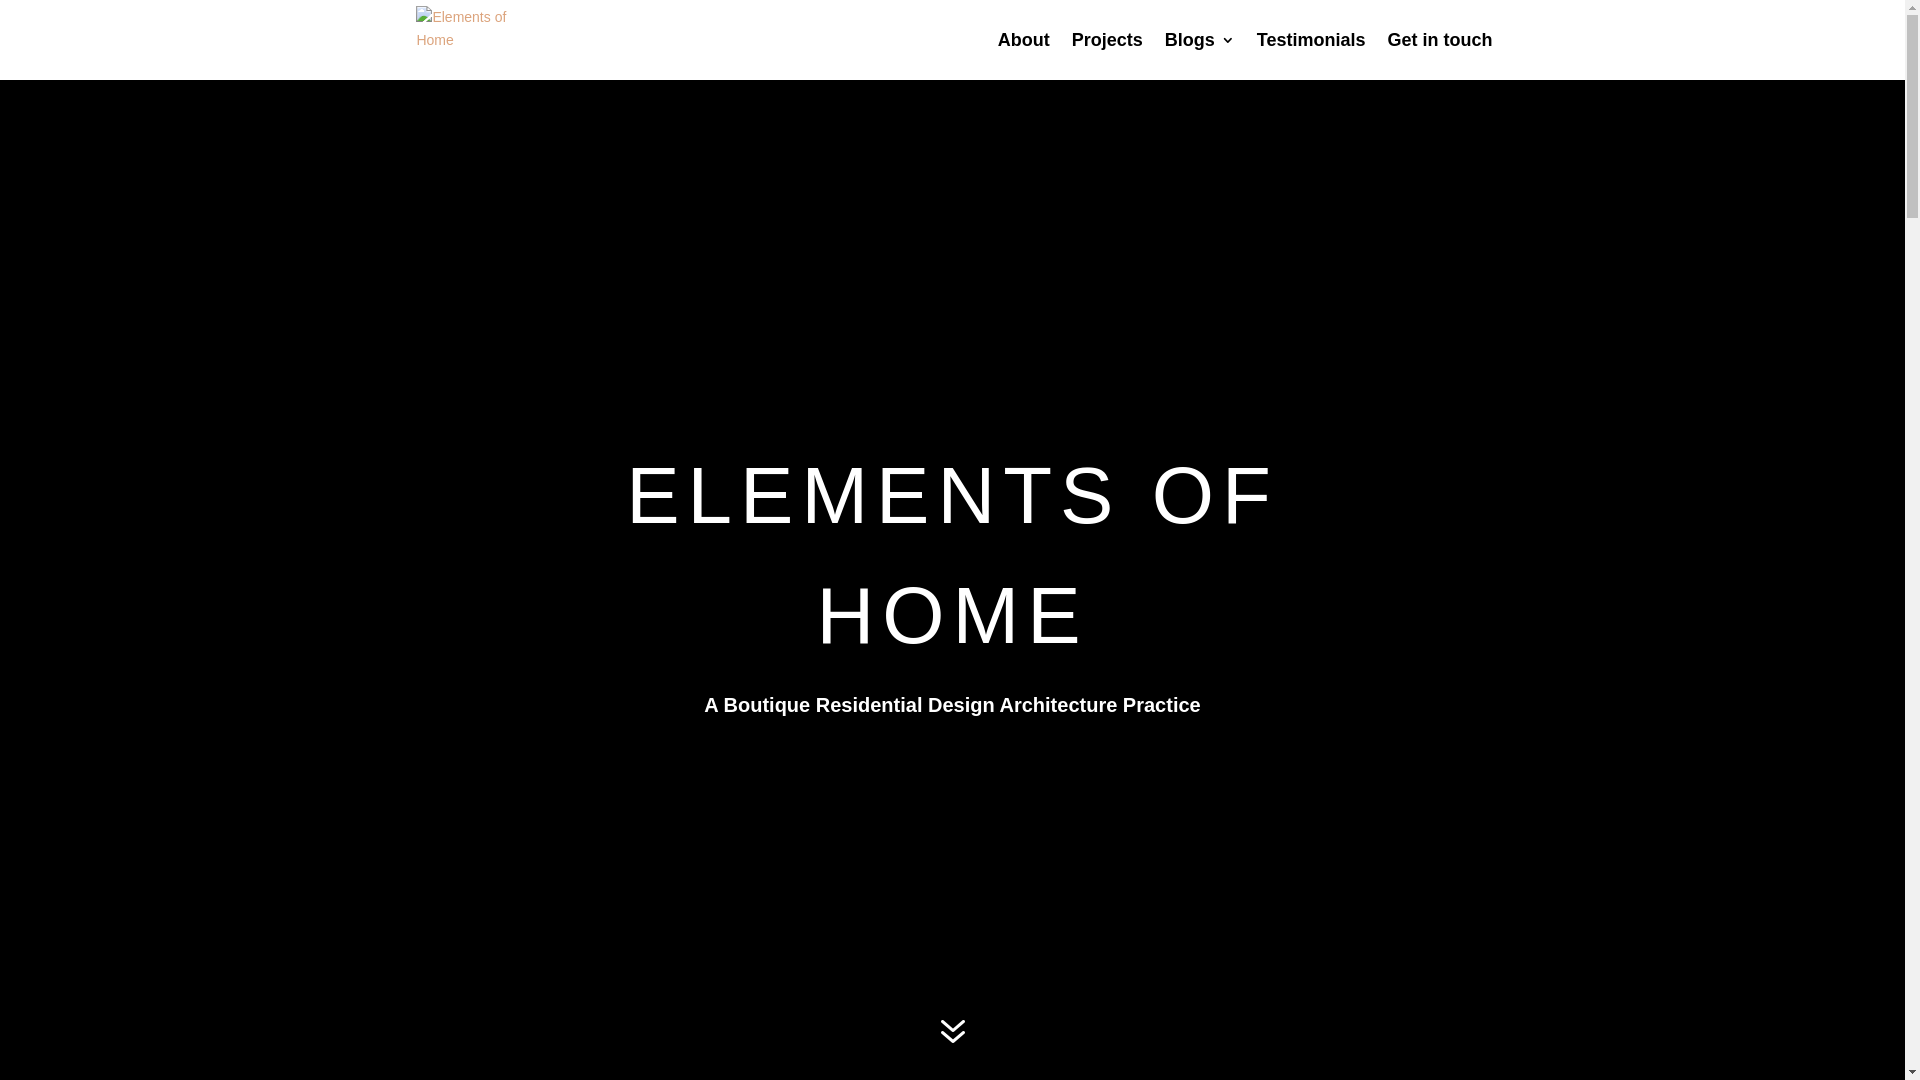 This screenshot has width=1920, height=1080. I want to click on 'About', so click(1023, 55).